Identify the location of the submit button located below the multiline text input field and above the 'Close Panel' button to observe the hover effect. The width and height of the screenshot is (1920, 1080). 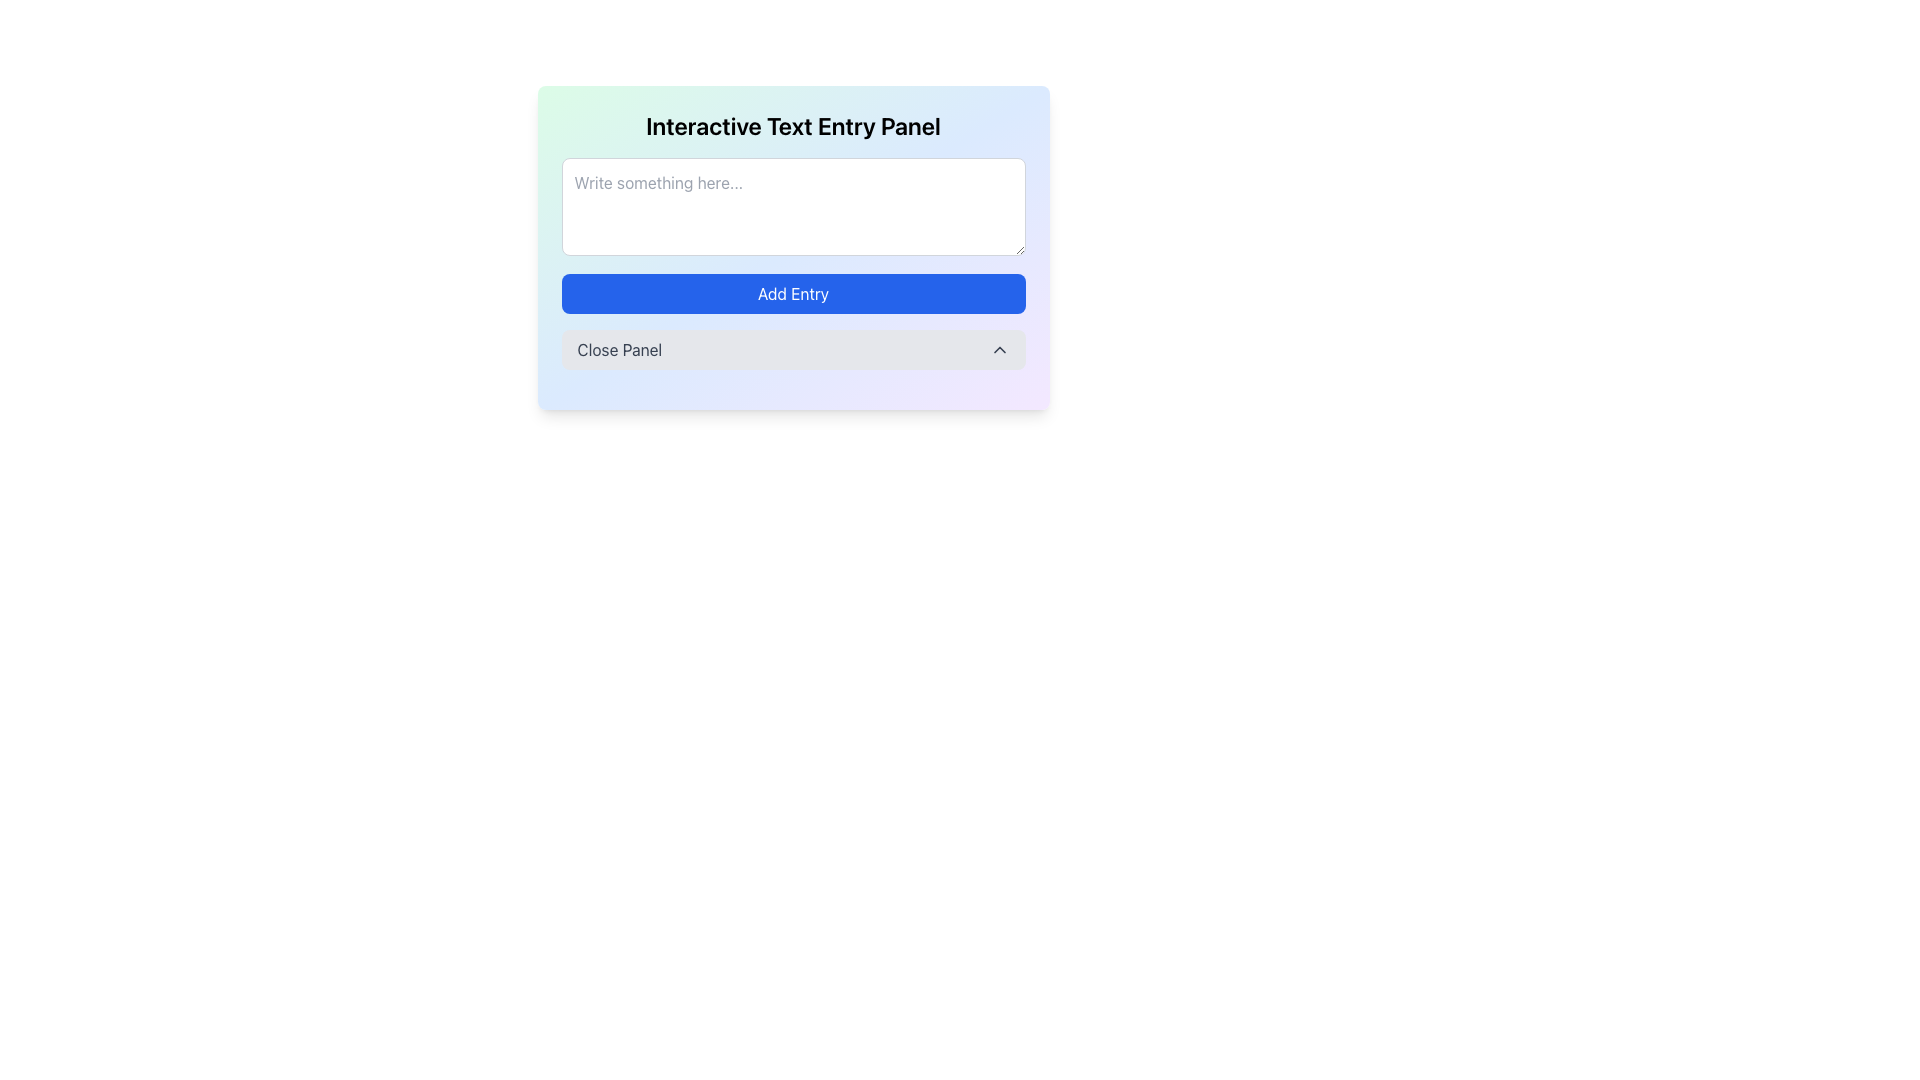
(792, 293).